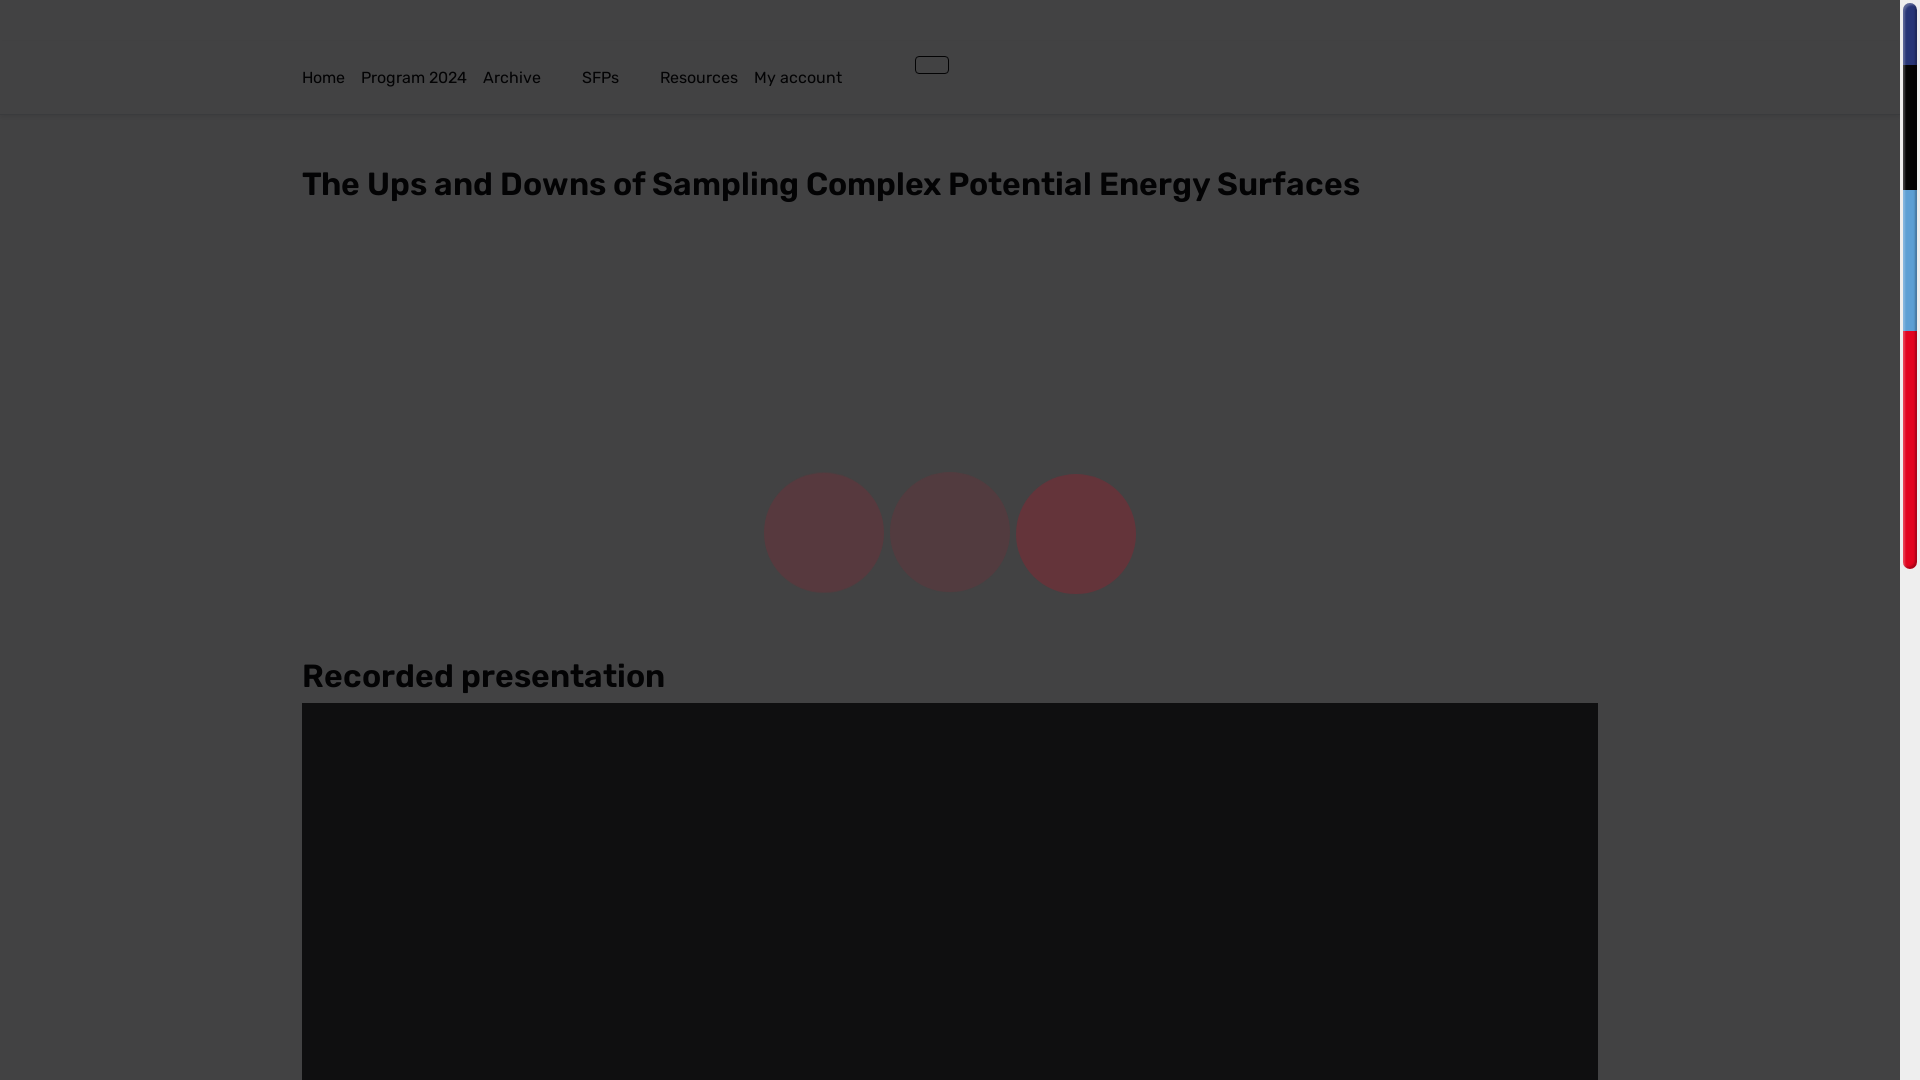 This screenshot has width=1920, height=1080. I want to click on 'SFPs', so click(619, 76).